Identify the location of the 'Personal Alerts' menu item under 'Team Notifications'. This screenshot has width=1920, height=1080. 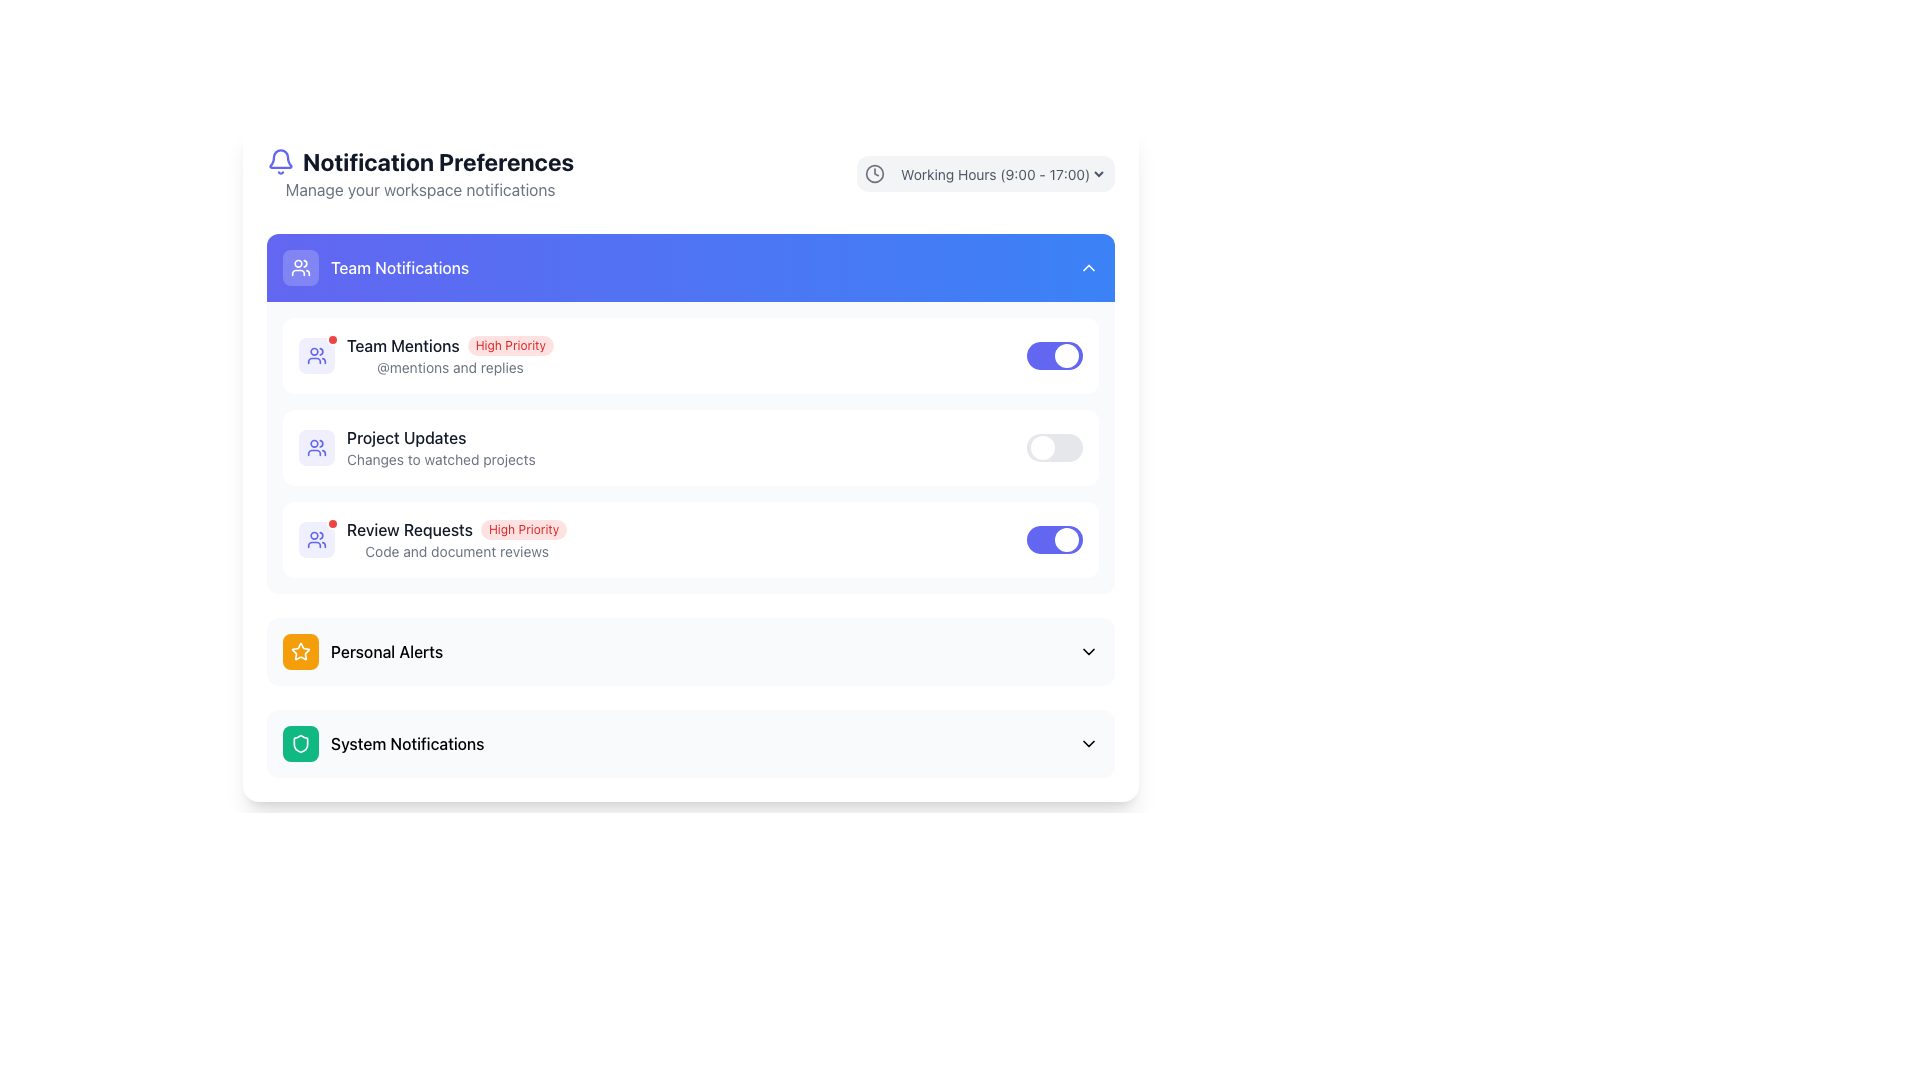
(363, 651).